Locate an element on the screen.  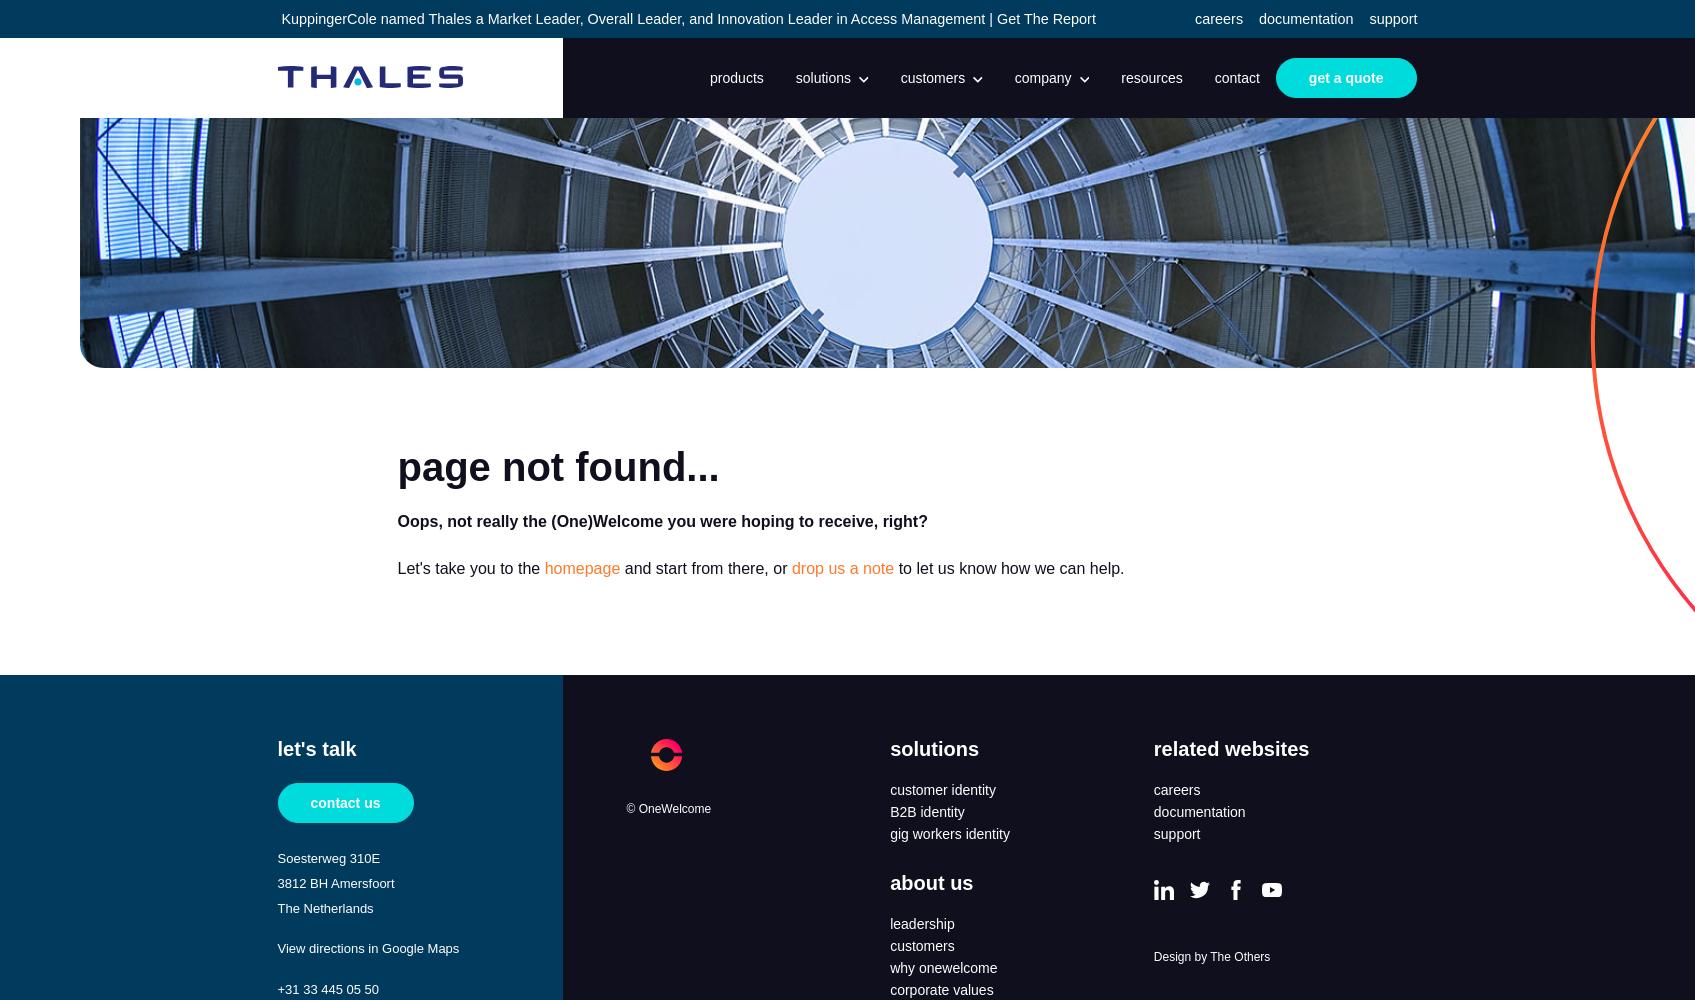
'gig workers identity' is located at coordinates (949, 833).